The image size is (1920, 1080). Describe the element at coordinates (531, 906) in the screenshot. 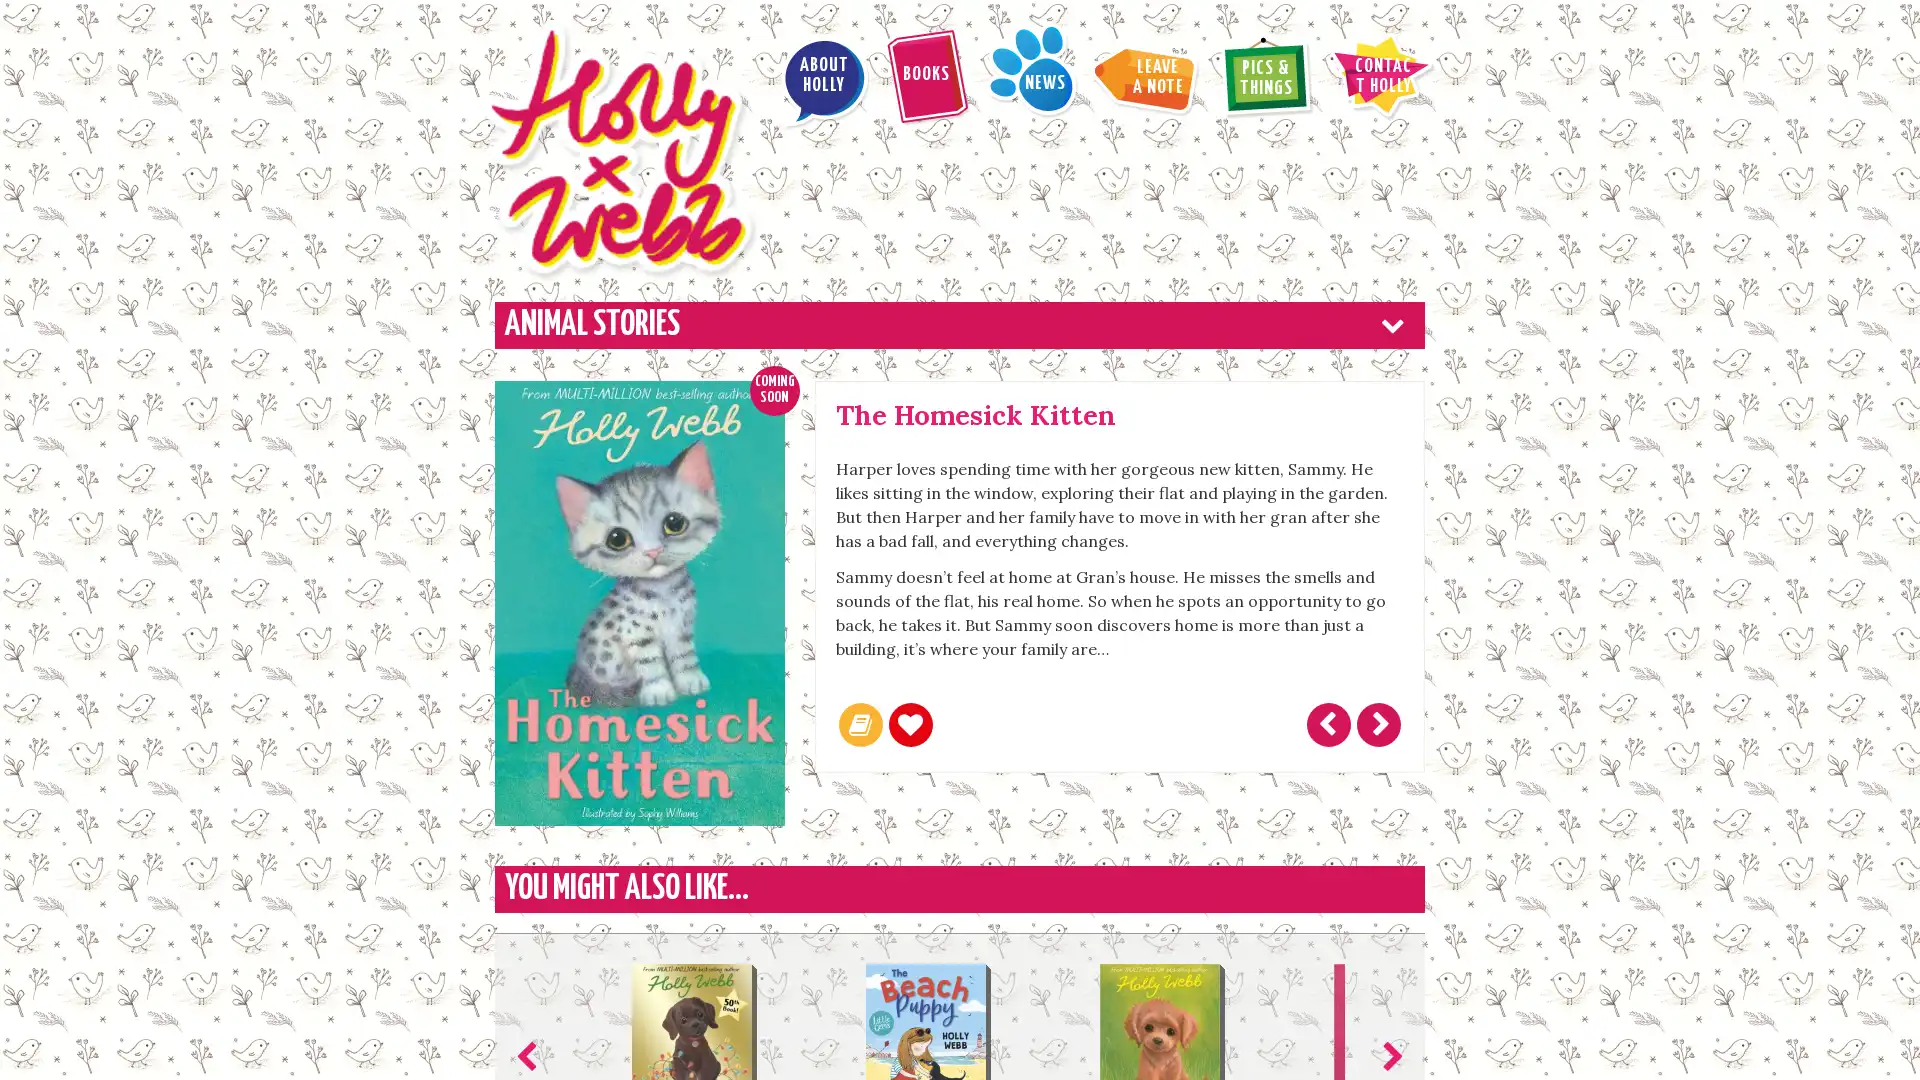

I see `Previous` at that location.